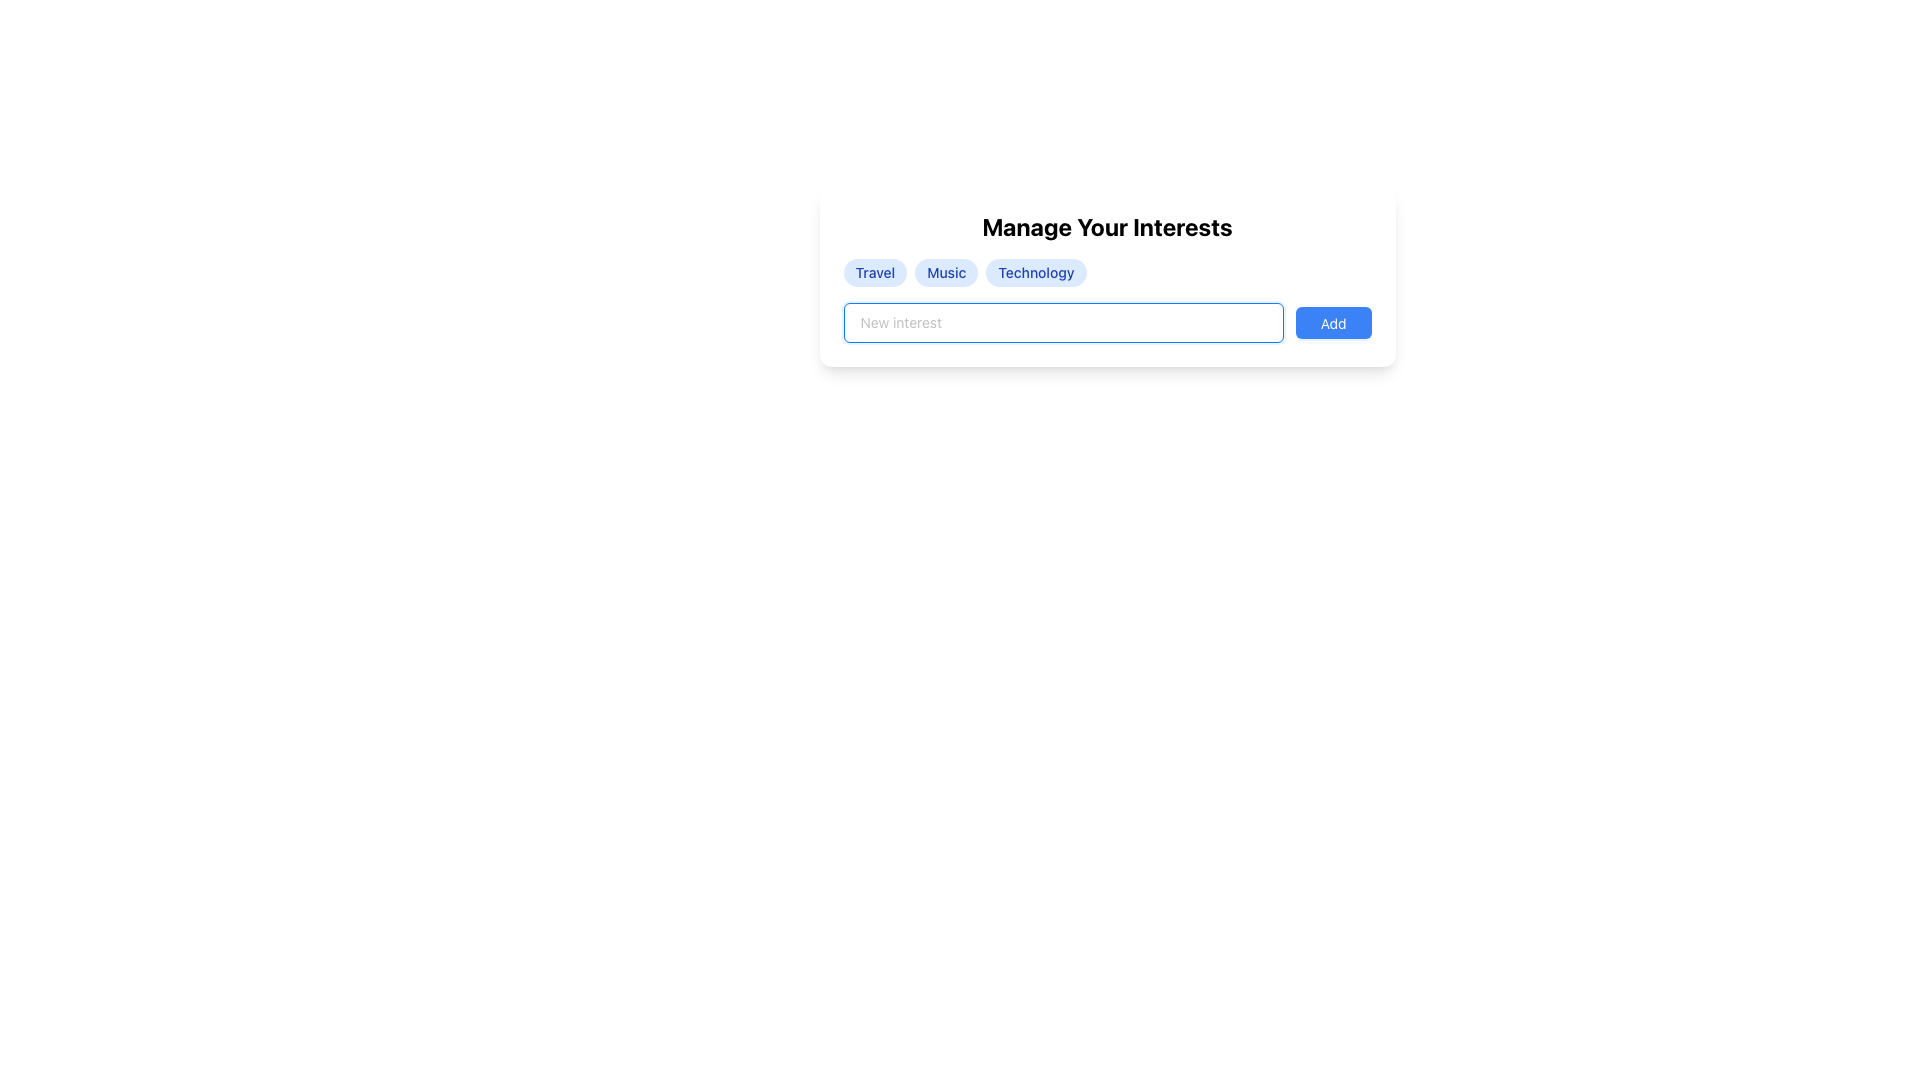 The width and height of the screenshot is (1920, 1080). I want to click on the 'Music' Tag button, which is a rounded pill-shaped button with bold blue letters on a light blue background, positioned between the 'Travel' and 'Technology' buttons for visual feedback, so click(945, 273).